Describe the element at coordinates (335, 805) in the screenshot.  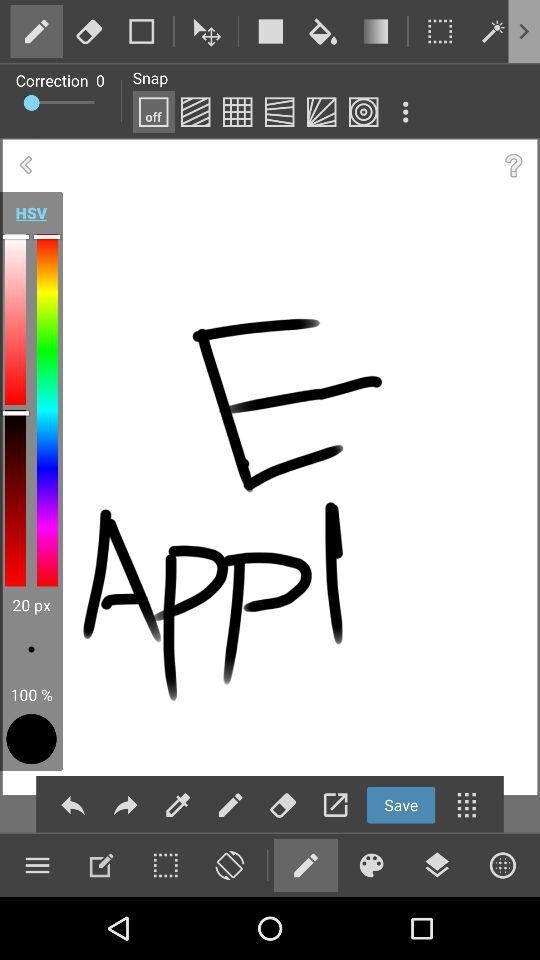
I see `the launch icon` at that location.